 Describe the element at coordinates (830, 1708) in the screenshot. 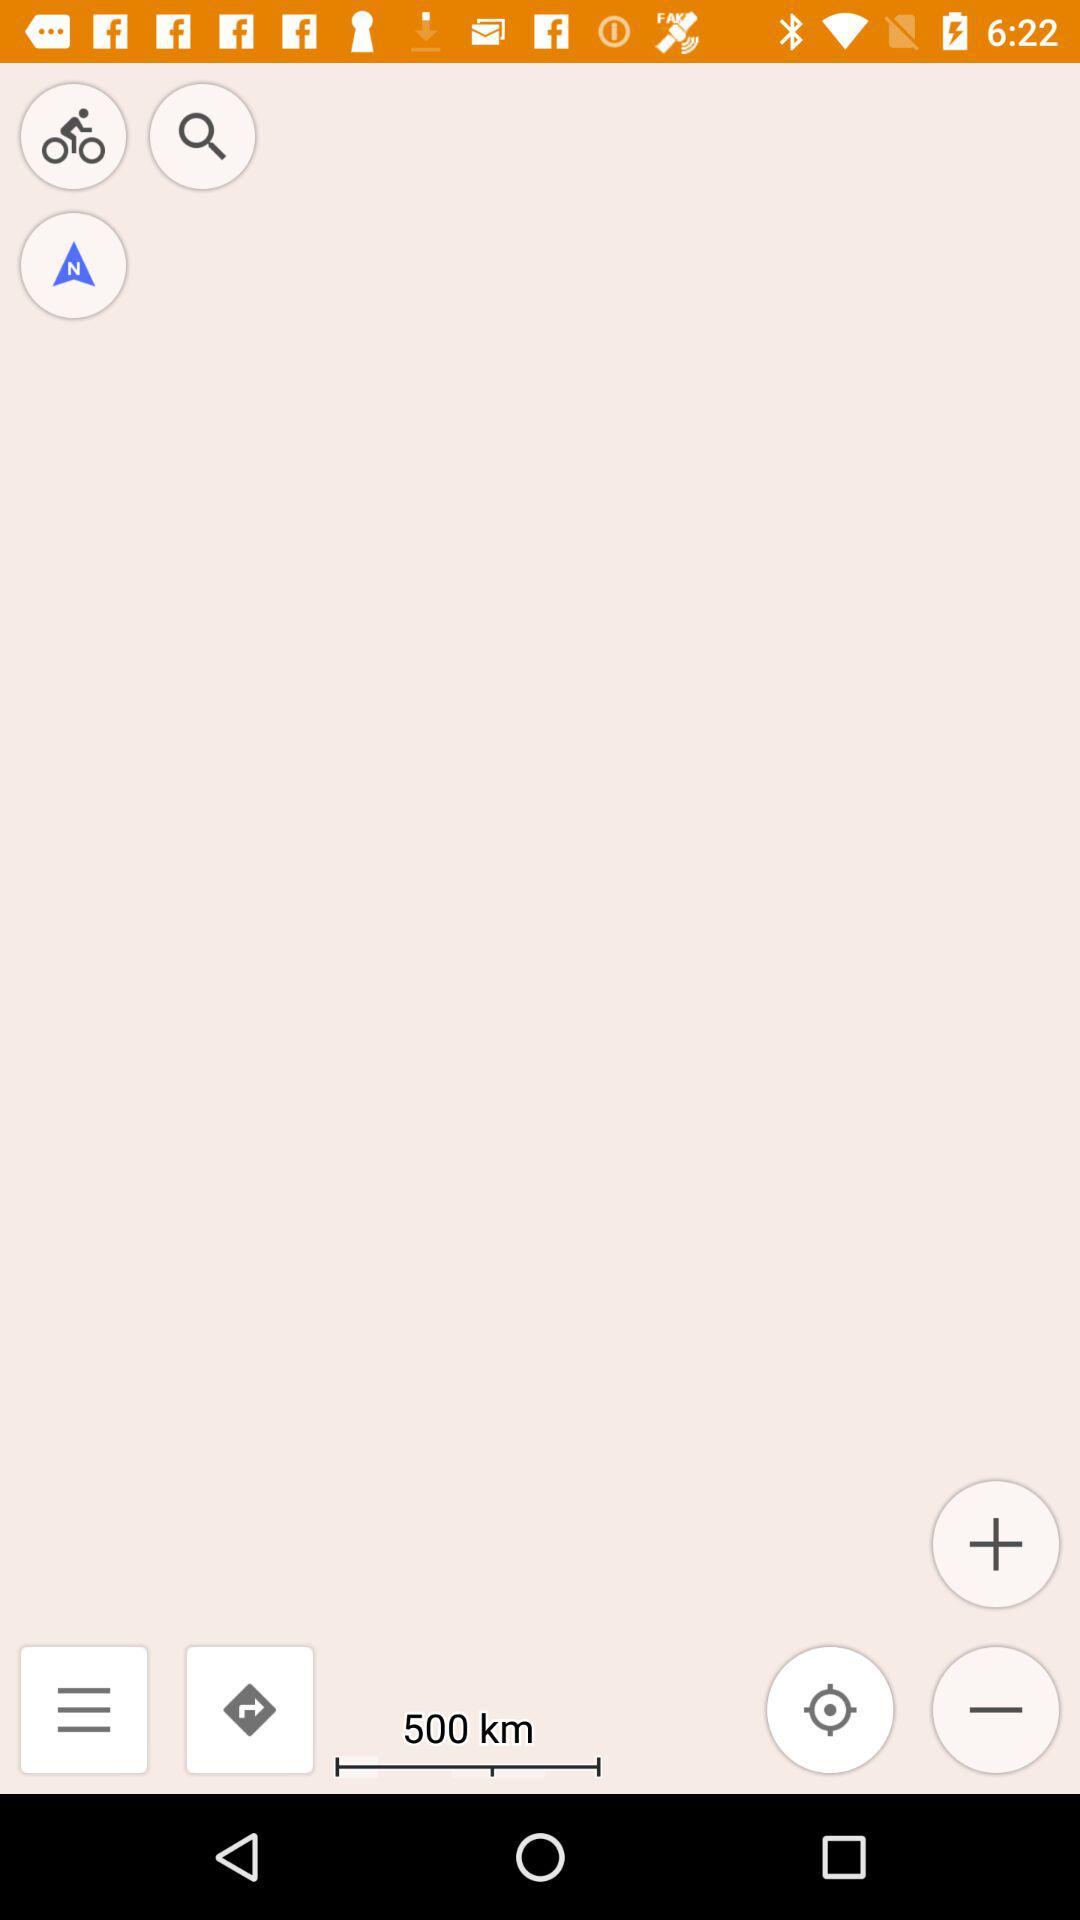

I see `the icon next to the 500 km item` at that location.